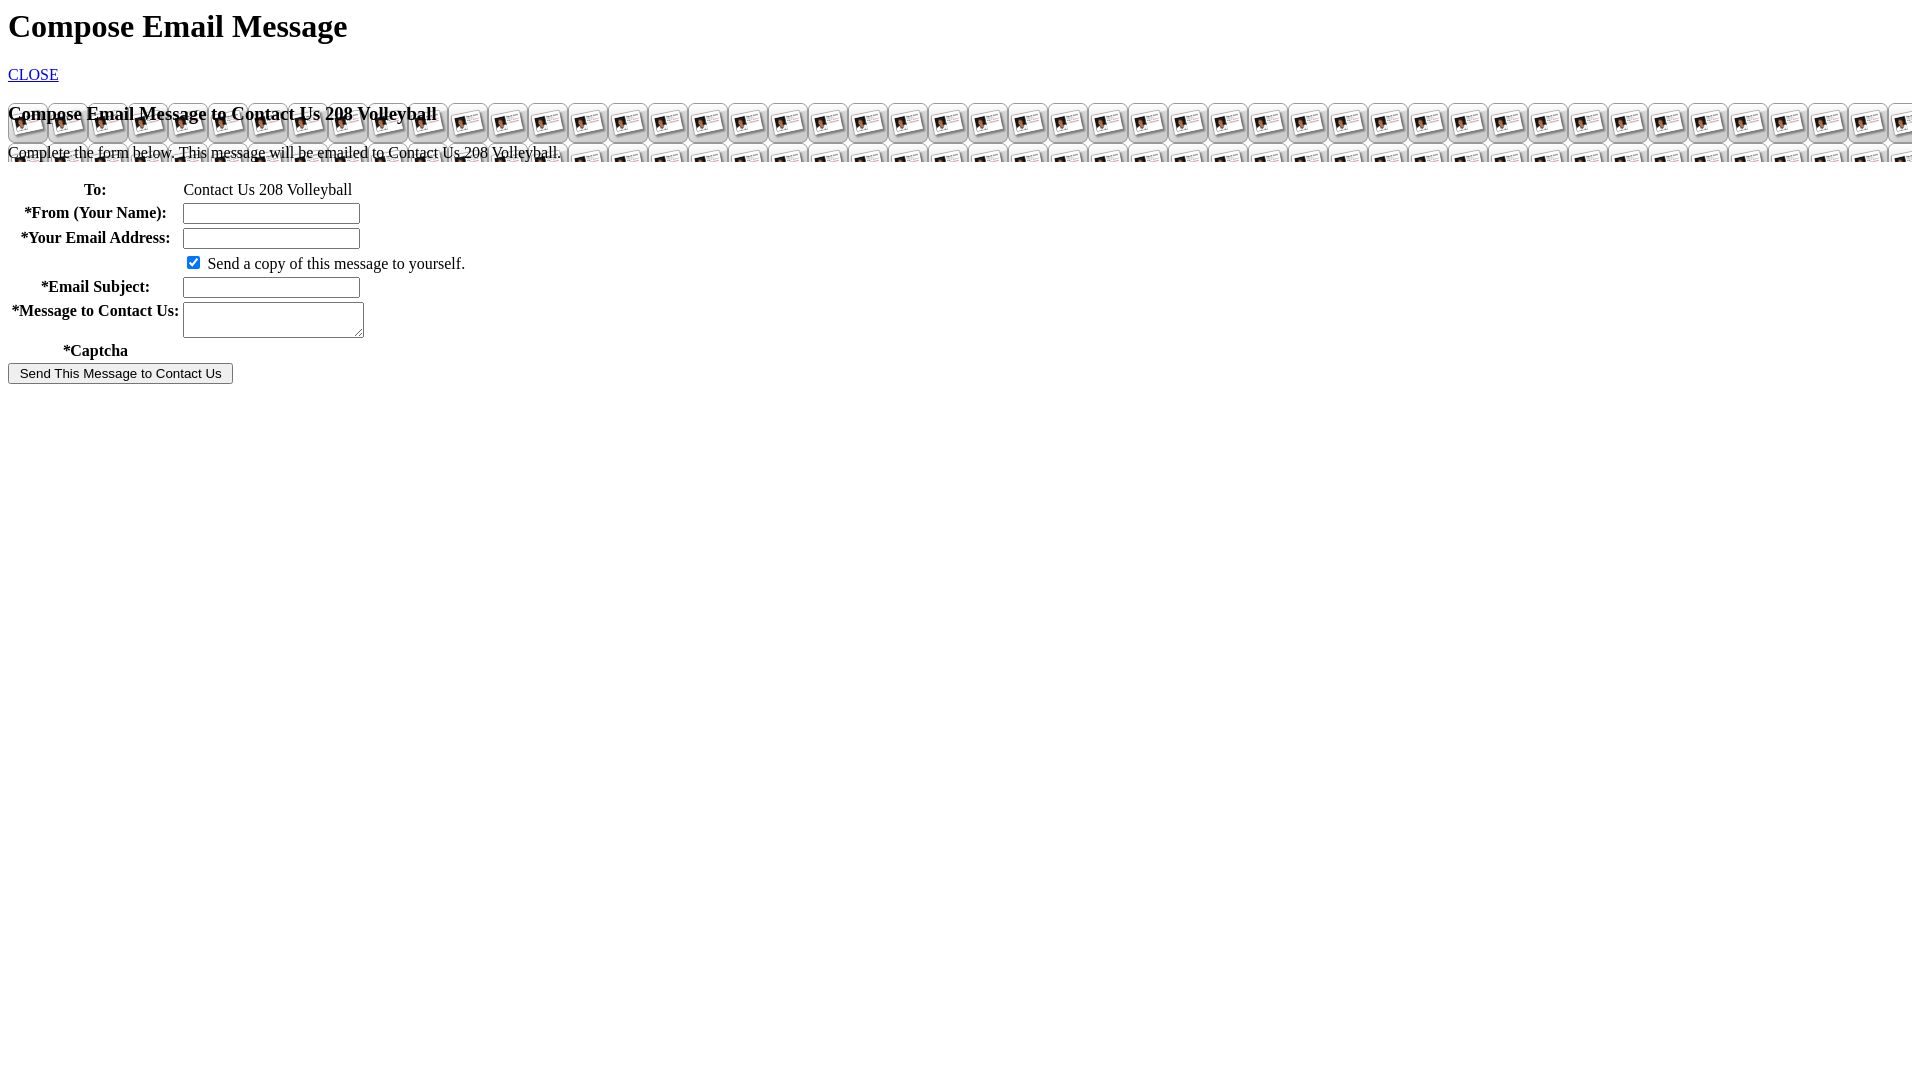 This screenshot has width=1920, height=1080. What do you see at coordinates (119, 373) in the screenshot?
I see `' Send This Message to Contact Us '` at bounding box center [119, 373].